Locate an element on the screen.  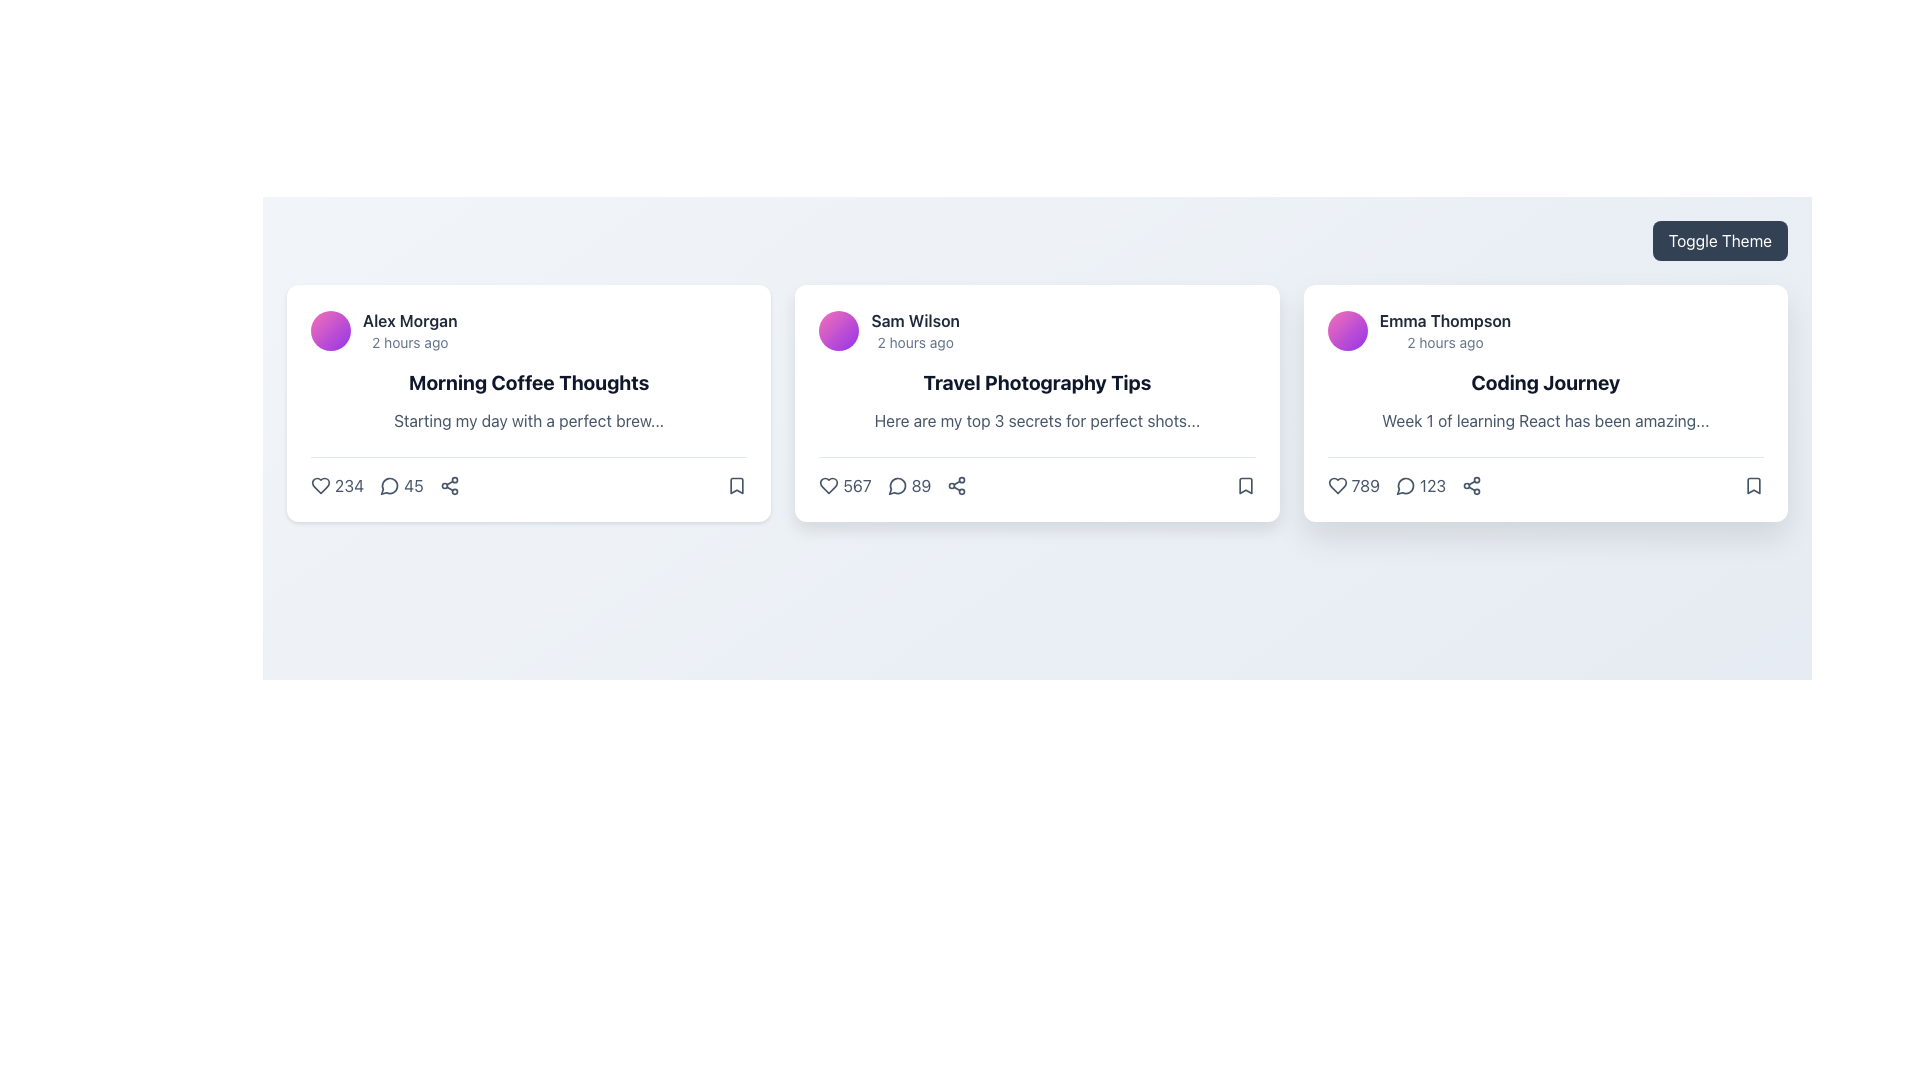
the share icon located in the bottom-right corner of the leftmost content card is located at coordinates (448, 486).